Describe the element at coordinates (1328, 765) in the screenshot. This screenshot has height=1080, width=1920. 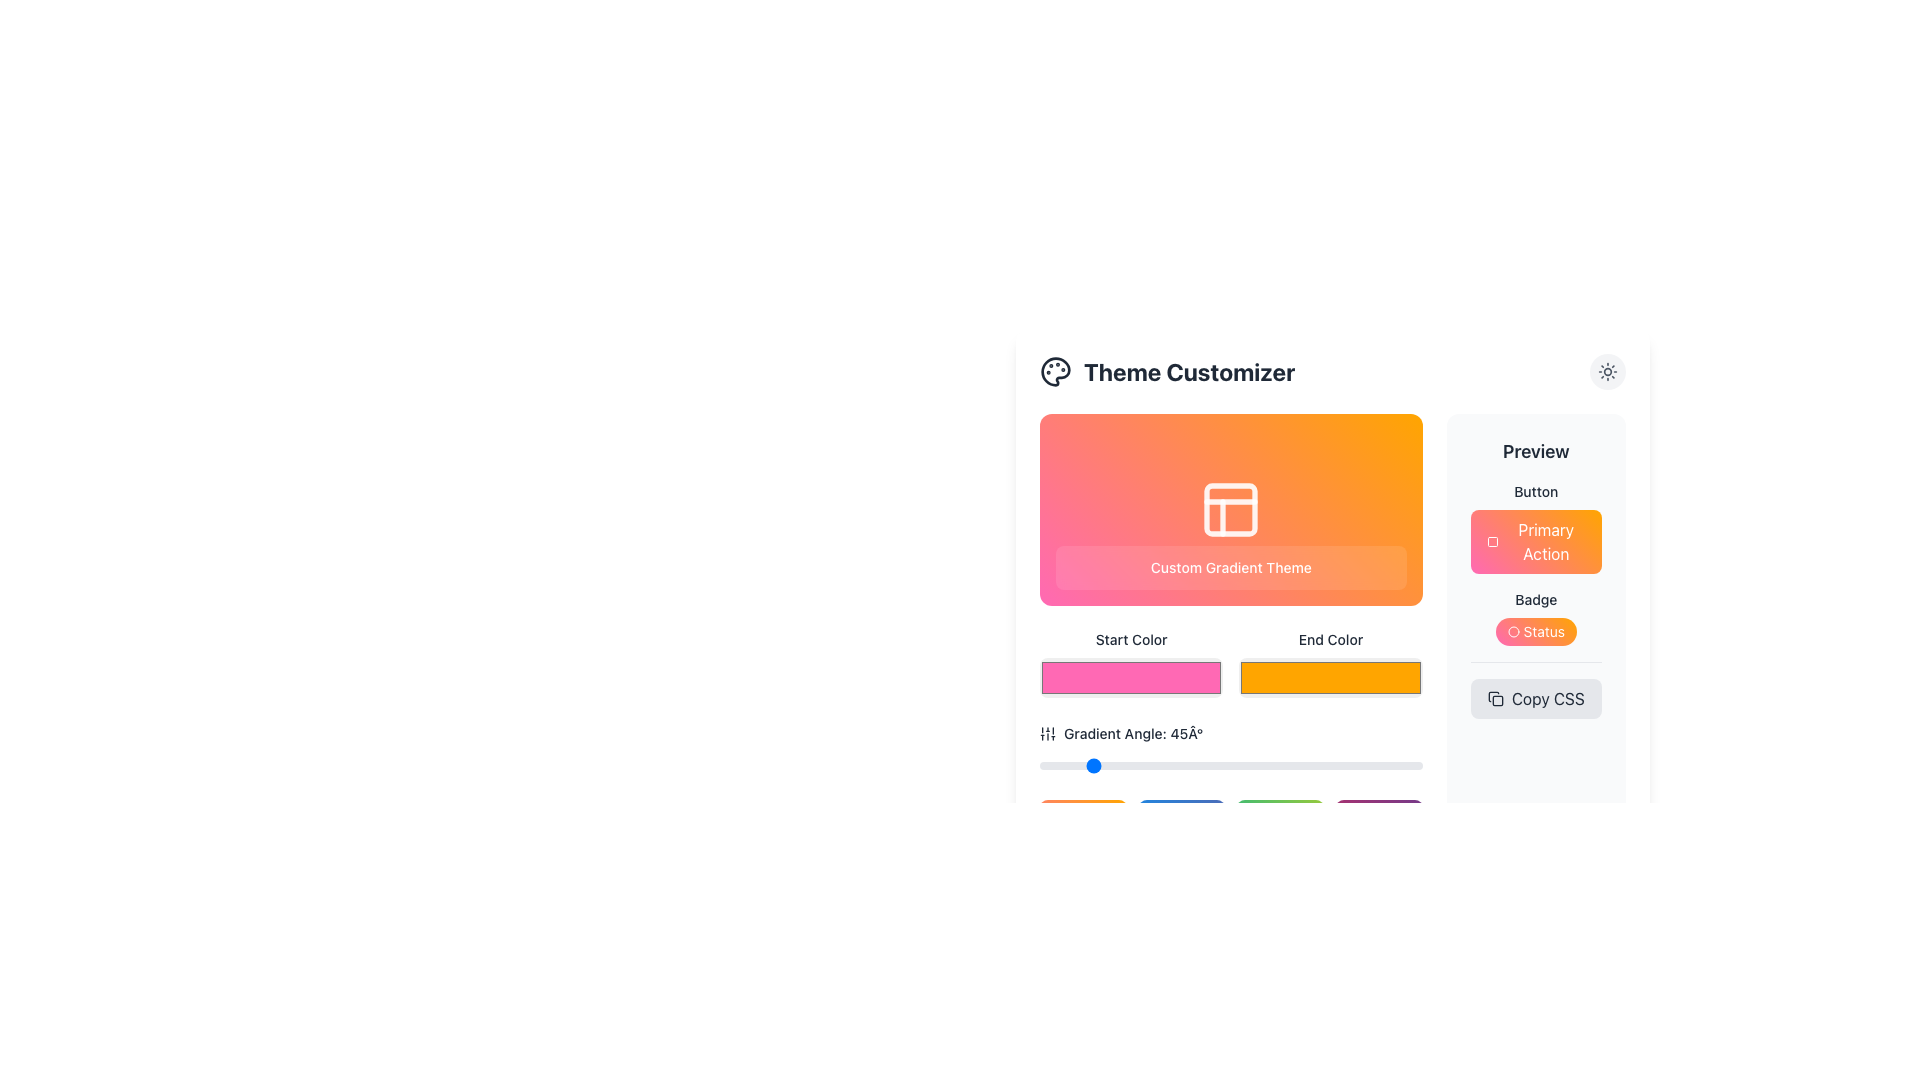
I see `the gradient angle` at that location.